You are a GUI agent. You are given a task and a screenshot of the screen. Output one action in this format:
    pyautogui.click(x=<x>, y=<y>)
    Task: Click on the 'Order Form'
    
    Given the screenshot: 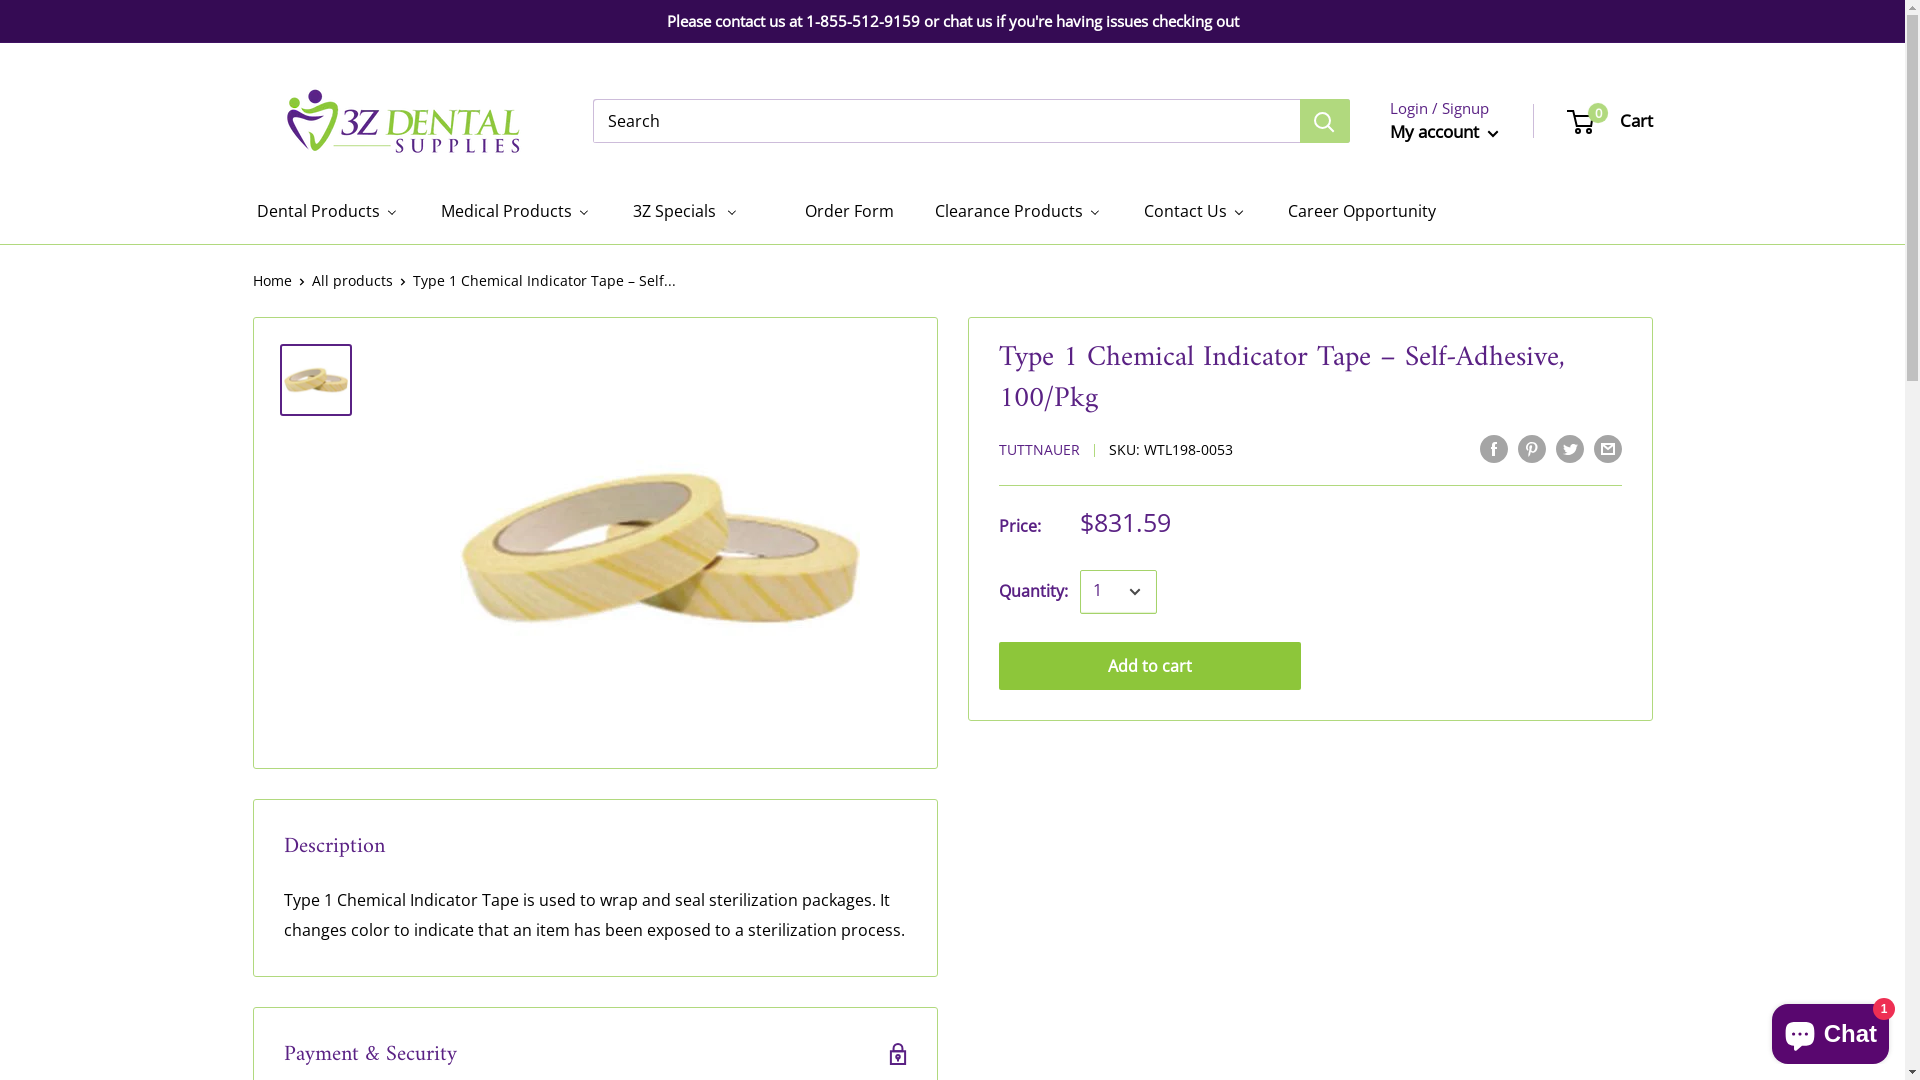 What is the action you would take?
    pyautogui.click(x=835, y=211)
    